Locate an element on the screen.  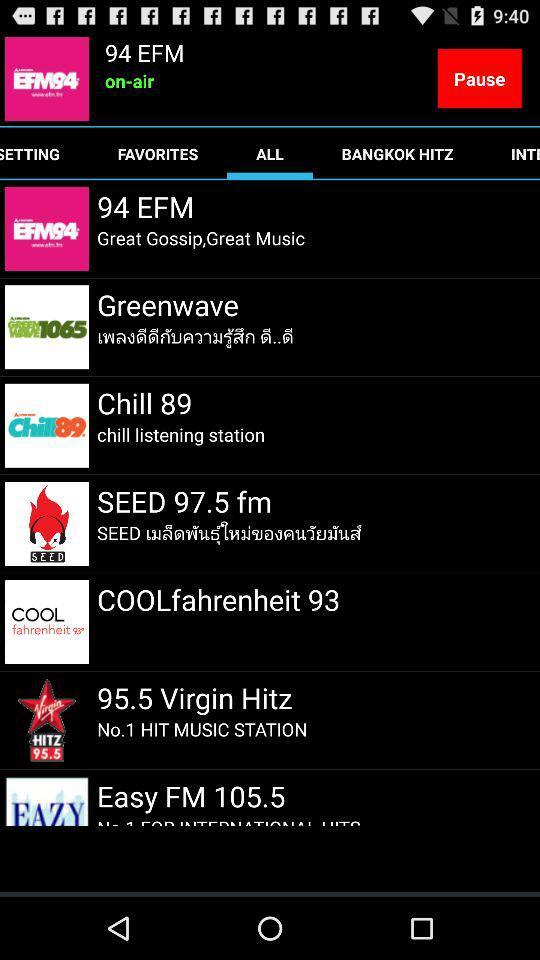
app above no 1 for item is located at coordinates (194, 795).